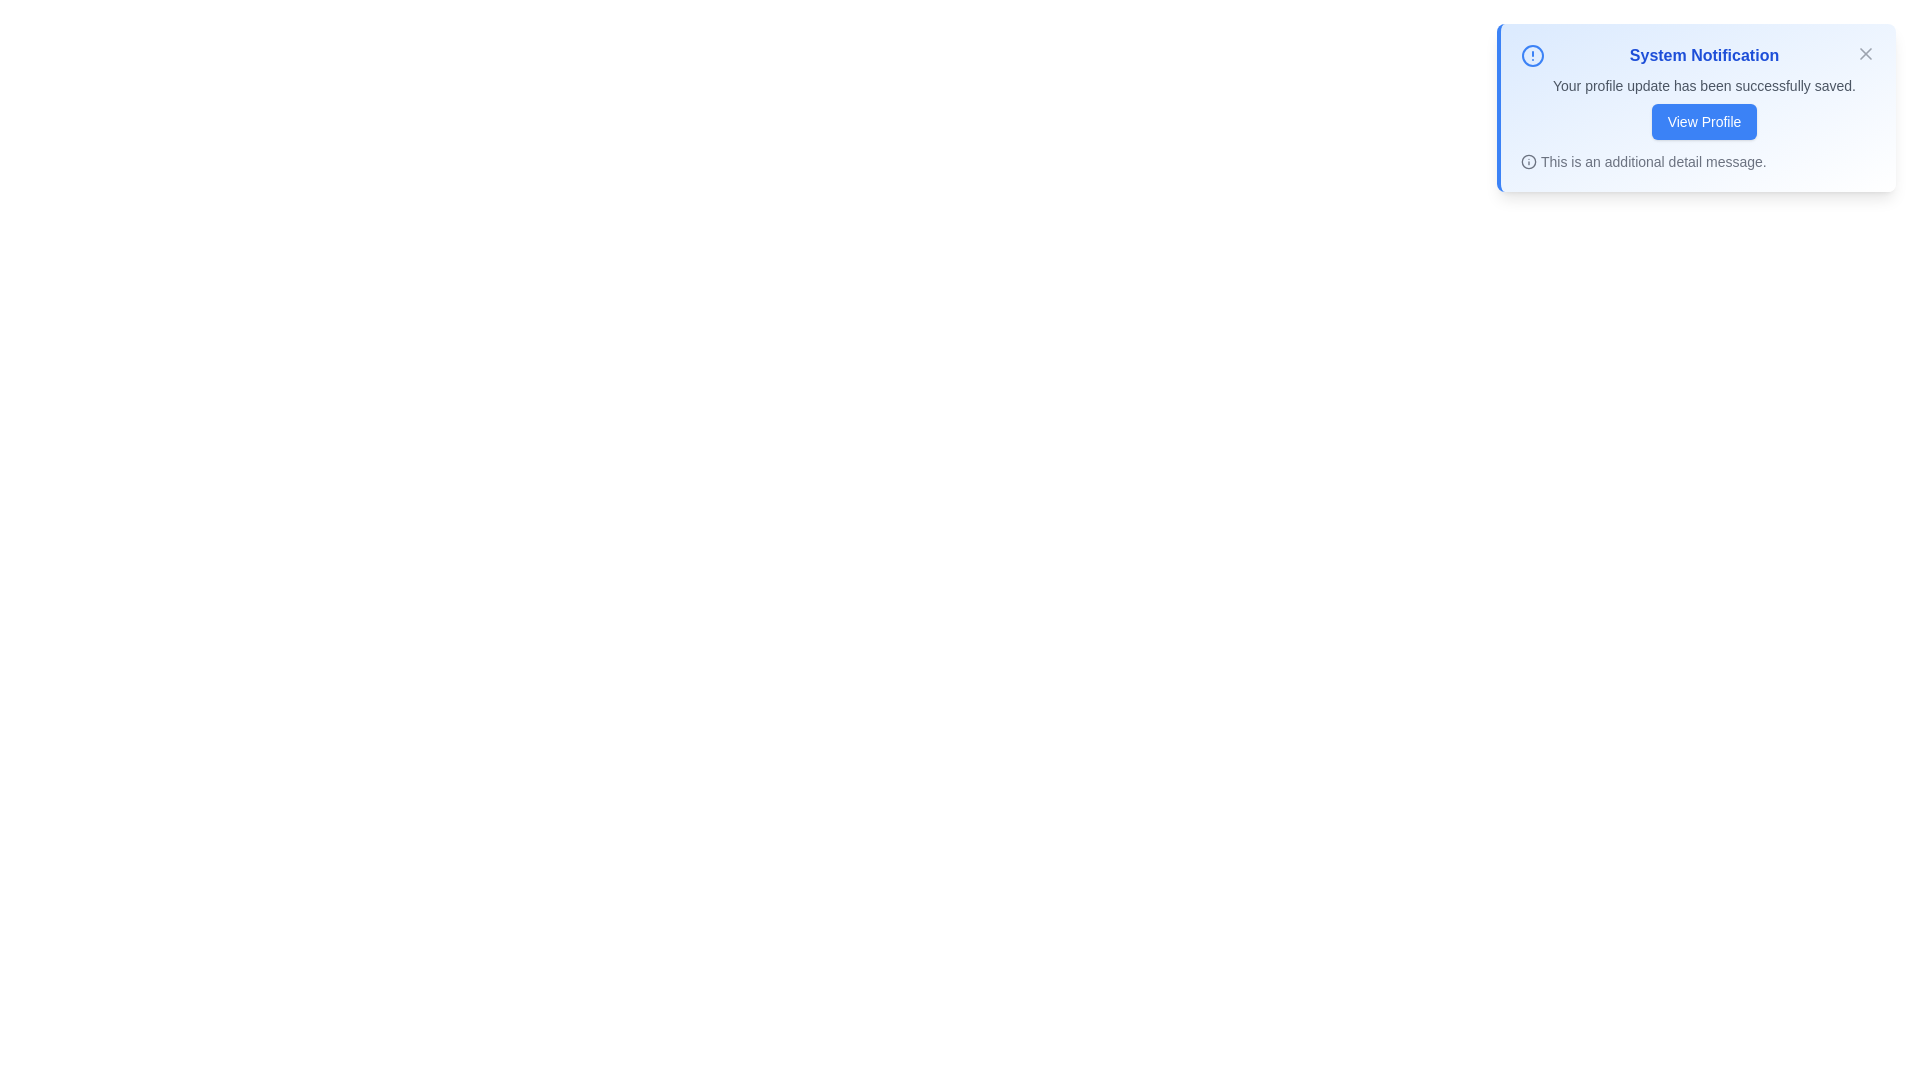 This screenshot has height=1080, width=1920. I want to click on the close button to dismiss the notification, so click(1865, 53).